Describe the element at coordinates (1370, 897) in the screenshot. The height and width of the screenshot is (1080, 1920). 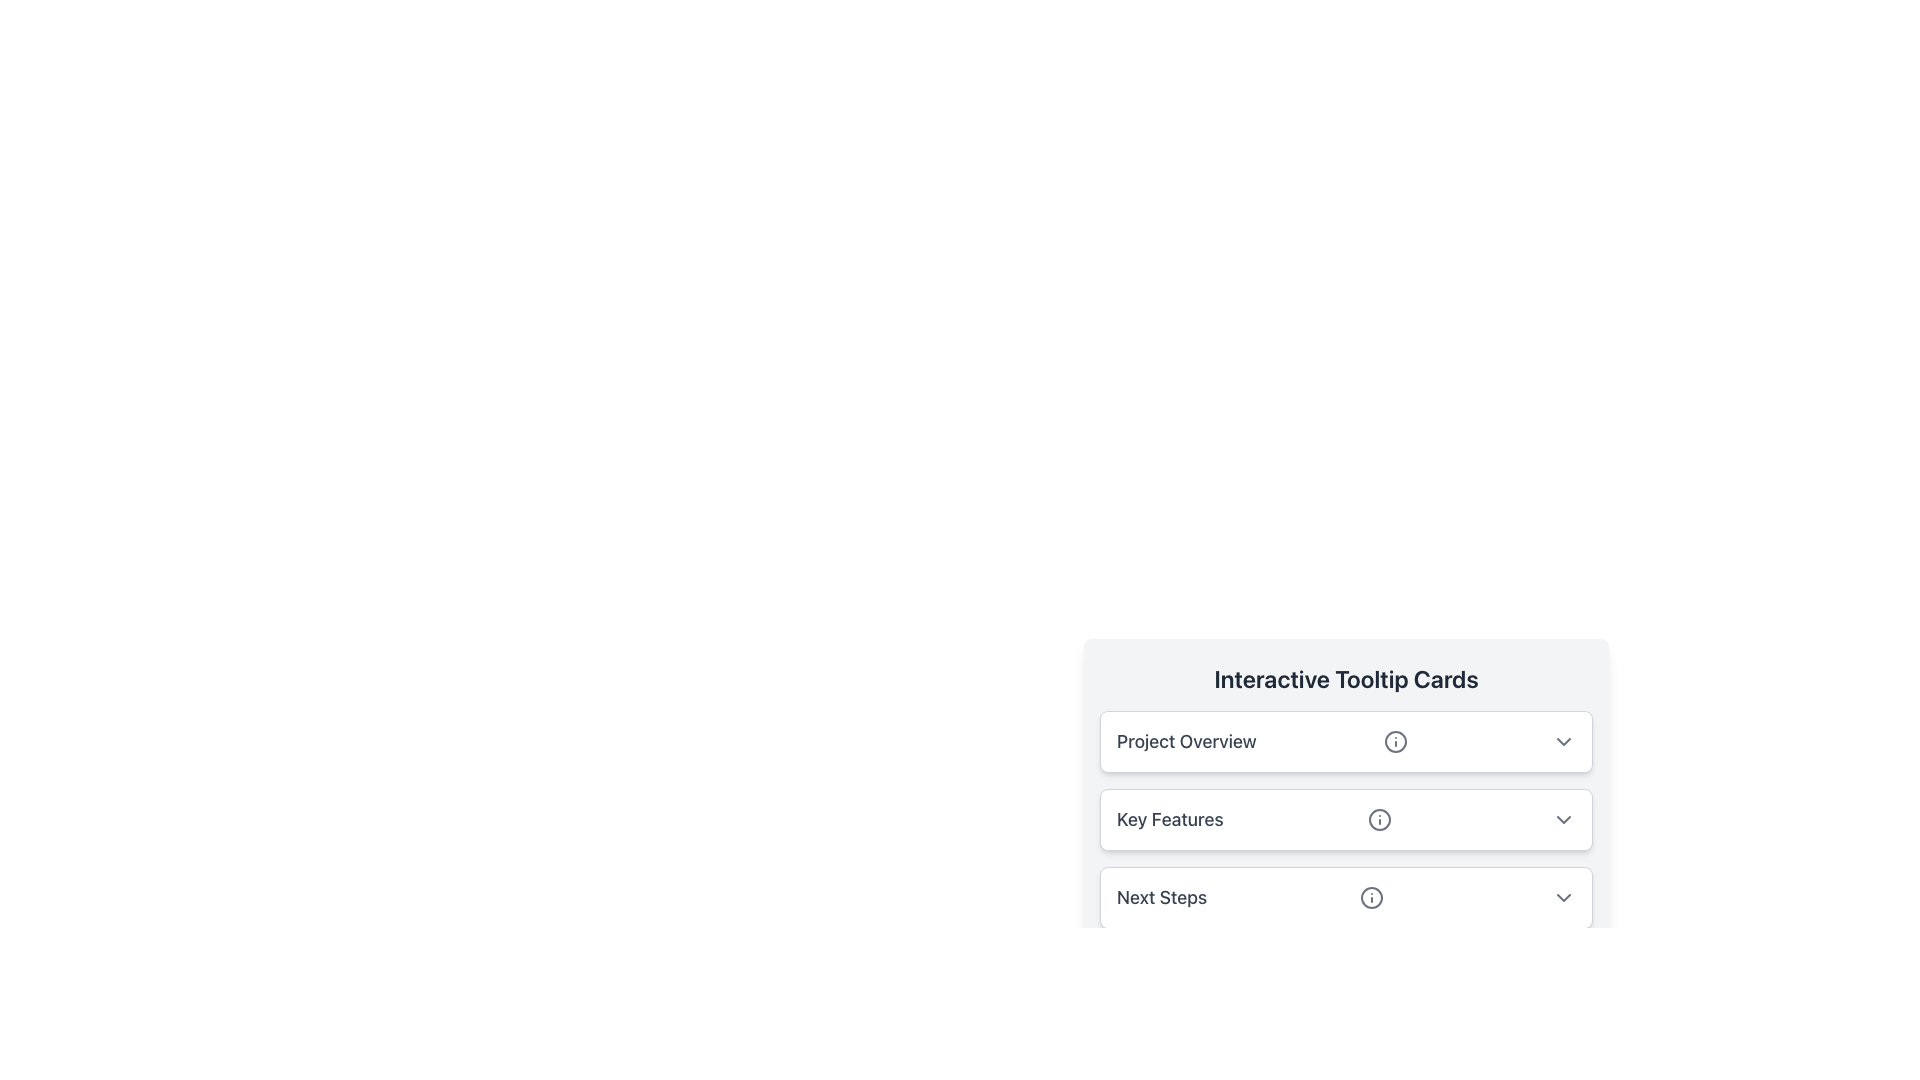
I see `the SVG Circle Icon located inside the interactive panel under the 'Next Steps' section, to the left side of its dropdown arrow` at that location.